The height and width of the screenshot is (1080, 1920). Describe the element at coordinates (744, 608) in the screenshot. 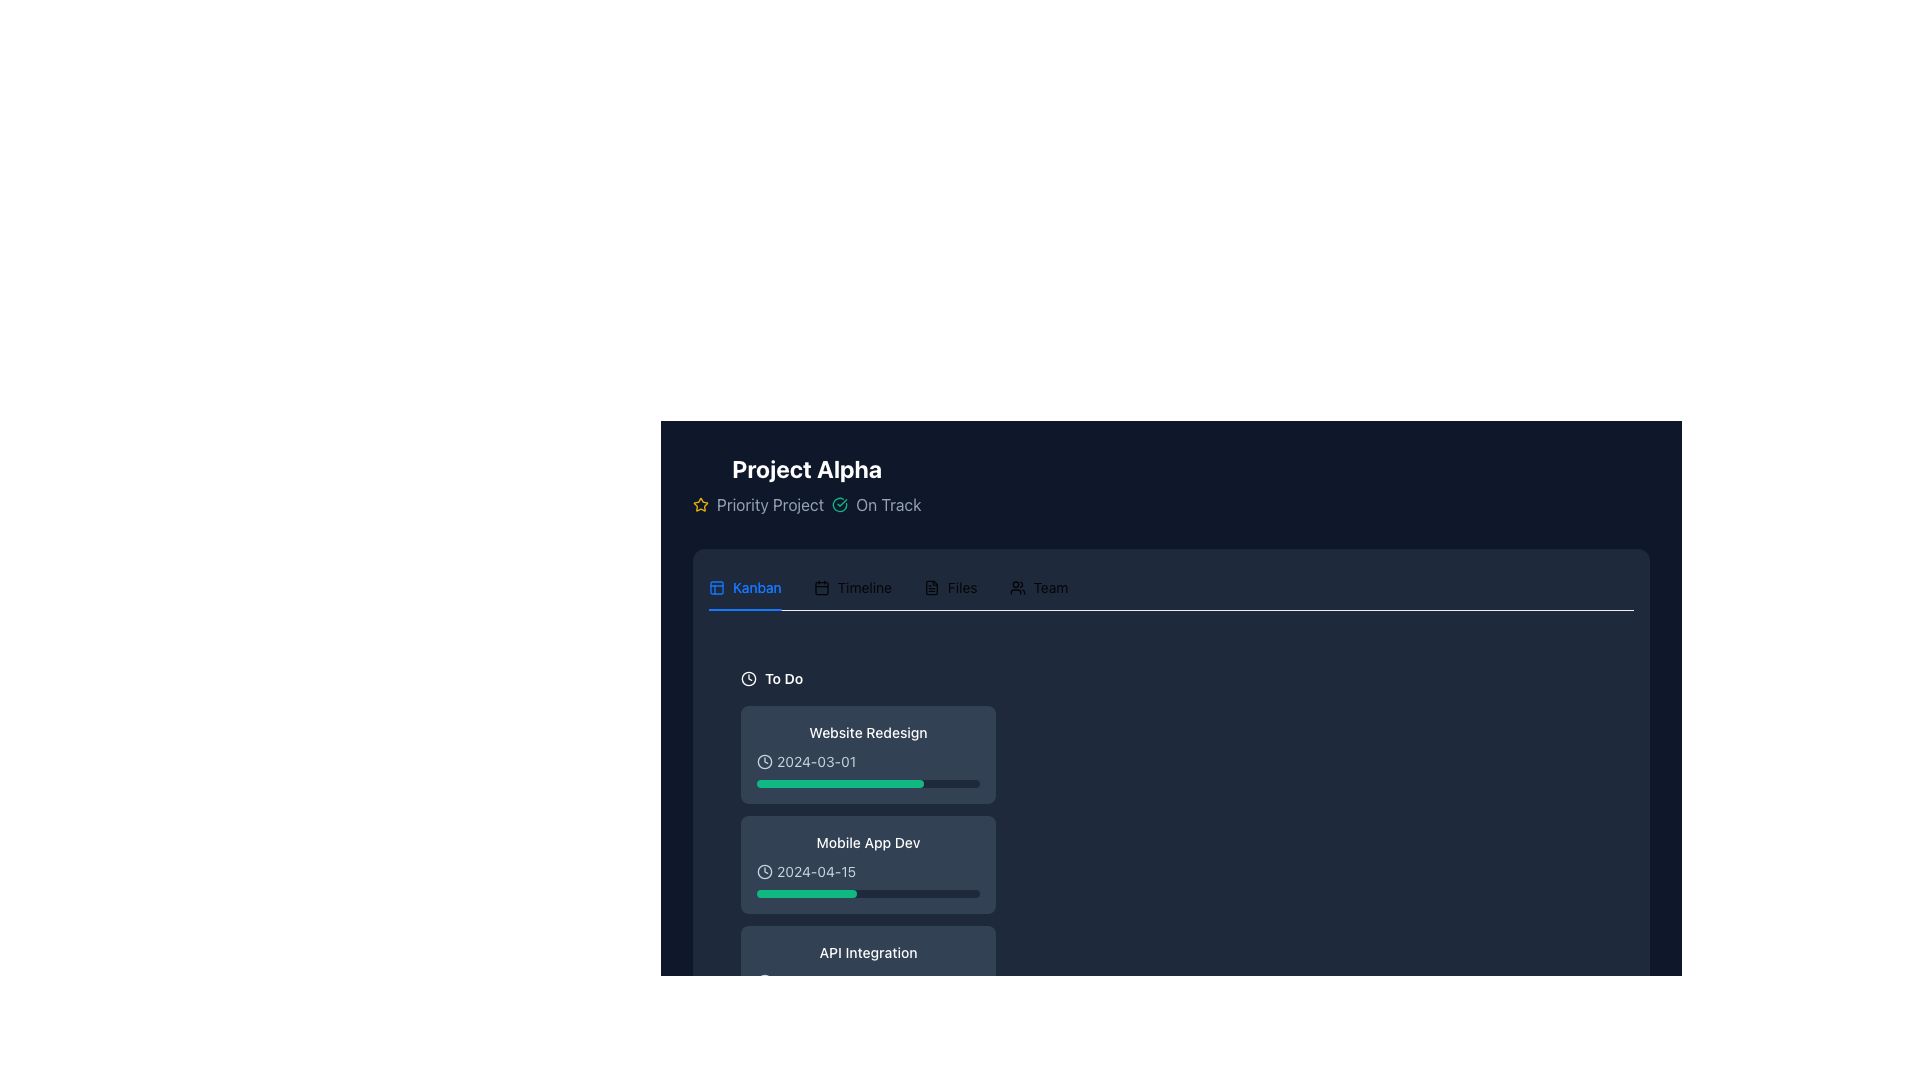

I see `the Active Tab Indicator, which is a thin rectangular bar styled as an underline located beneath the 'Kanban' tab label in the navigation bar` at that location.